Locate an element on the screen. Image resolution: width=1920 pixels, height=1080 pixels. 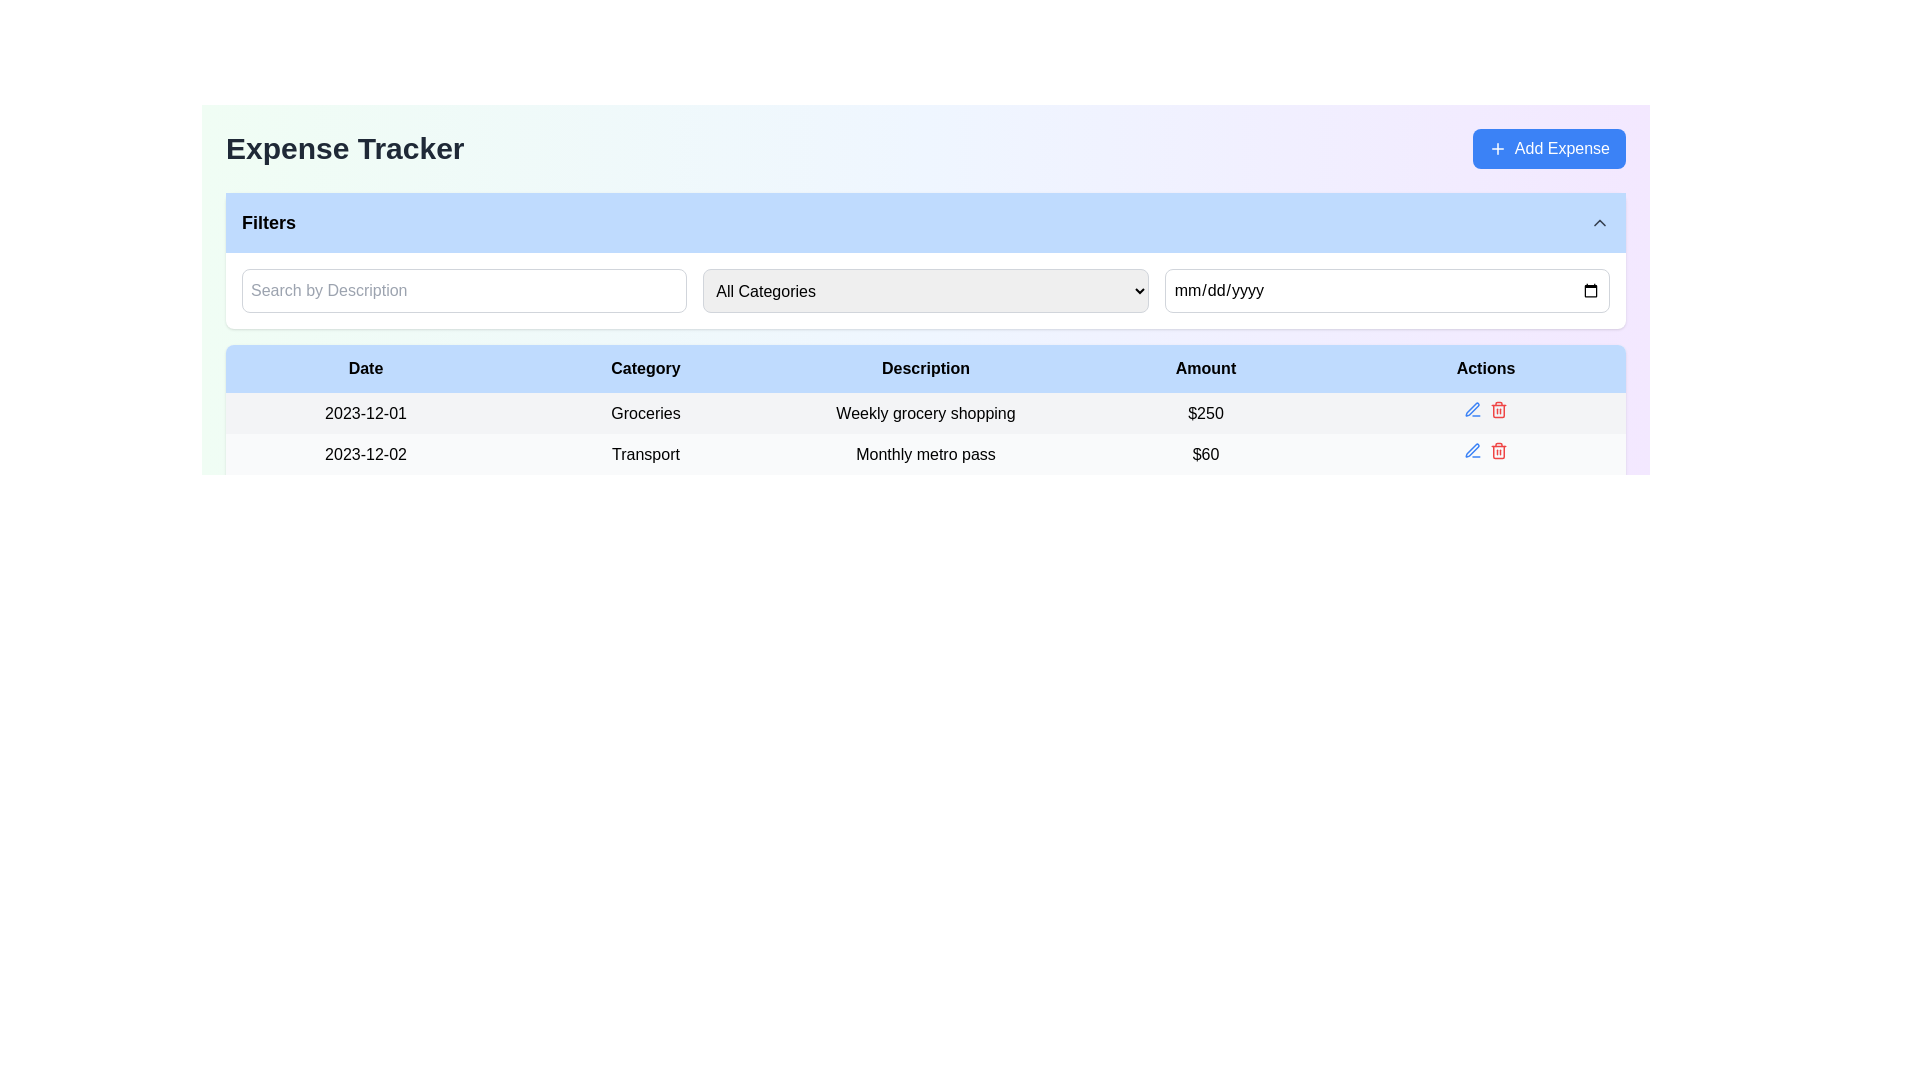
the text label 'Amount', which is styled with a bold black font against a light blue background and is located in the fourth column of a table header row is located at coordinates (1204, 369).